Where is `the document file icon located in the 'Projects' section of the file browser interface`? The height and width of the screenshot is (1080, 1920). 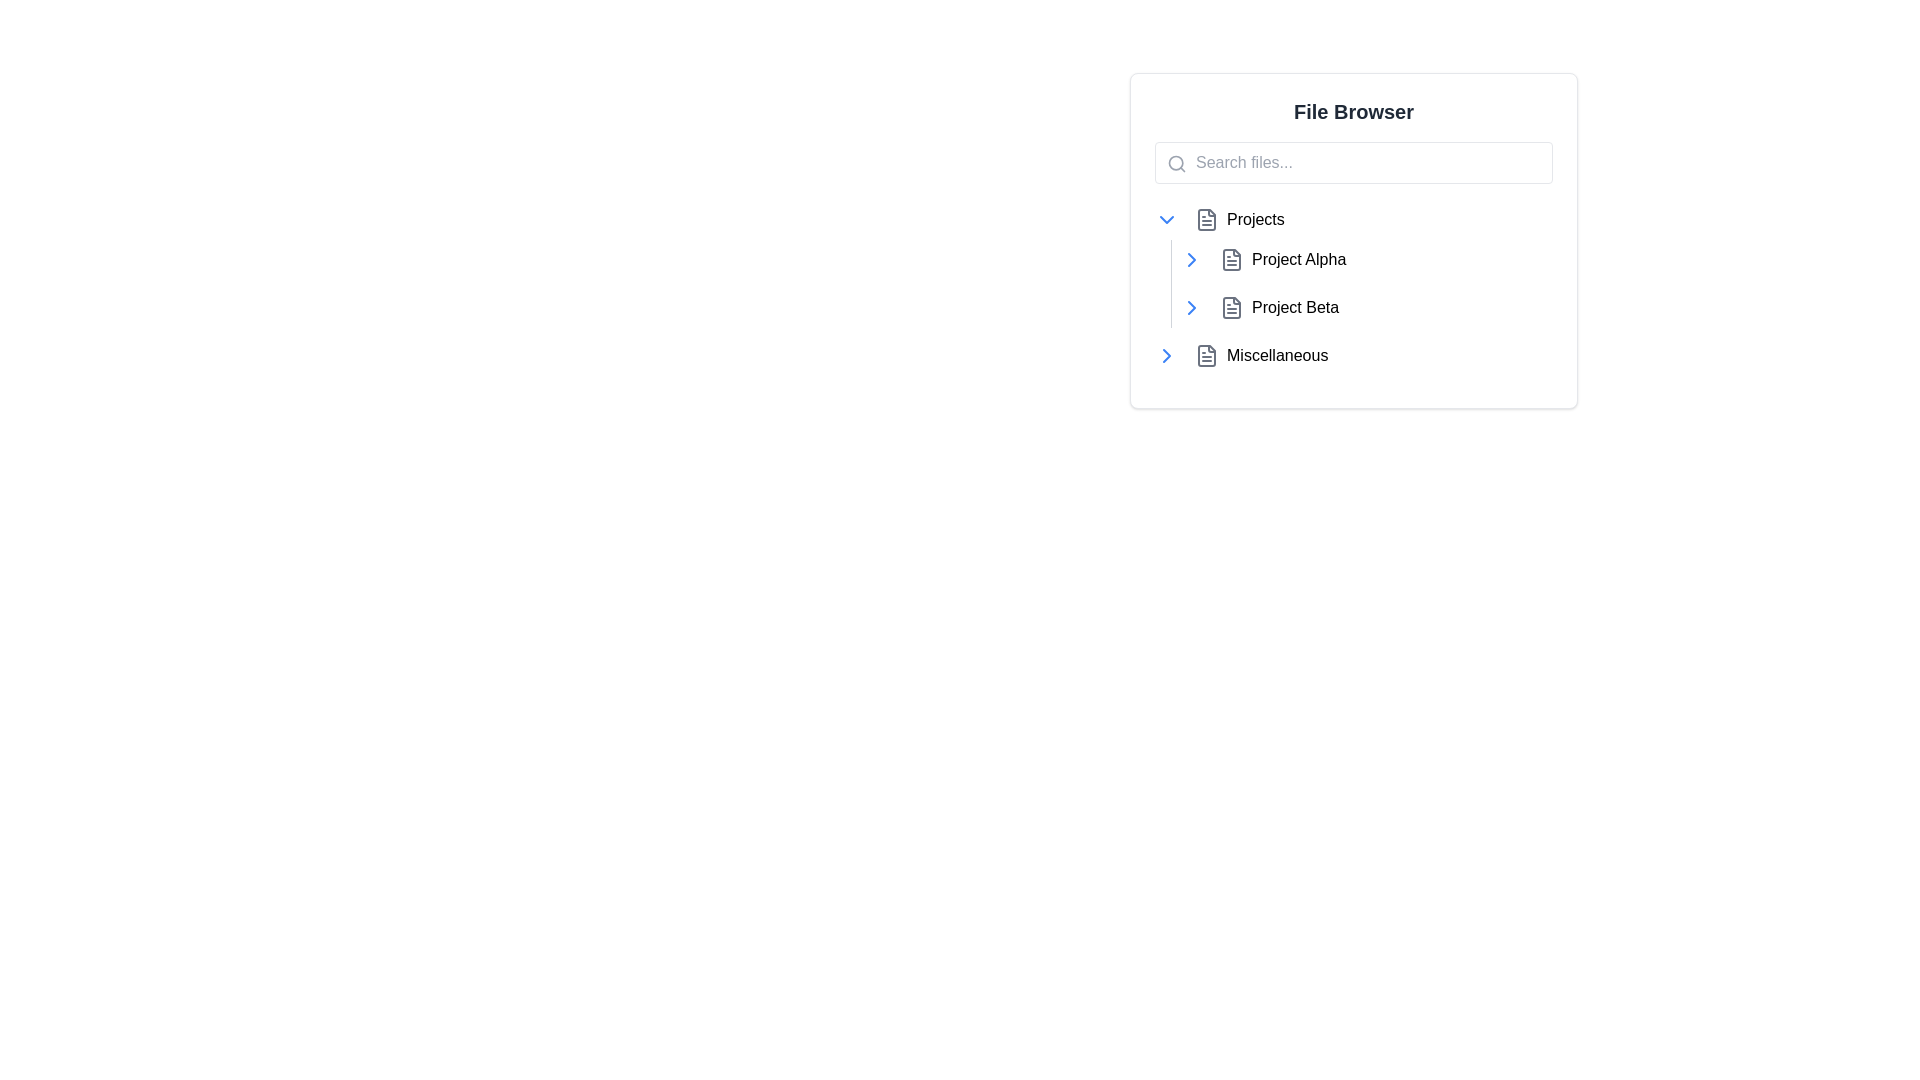
the document file icon located in the 'Projects' section of the file browser interface is located at coordinates (1205, 219).